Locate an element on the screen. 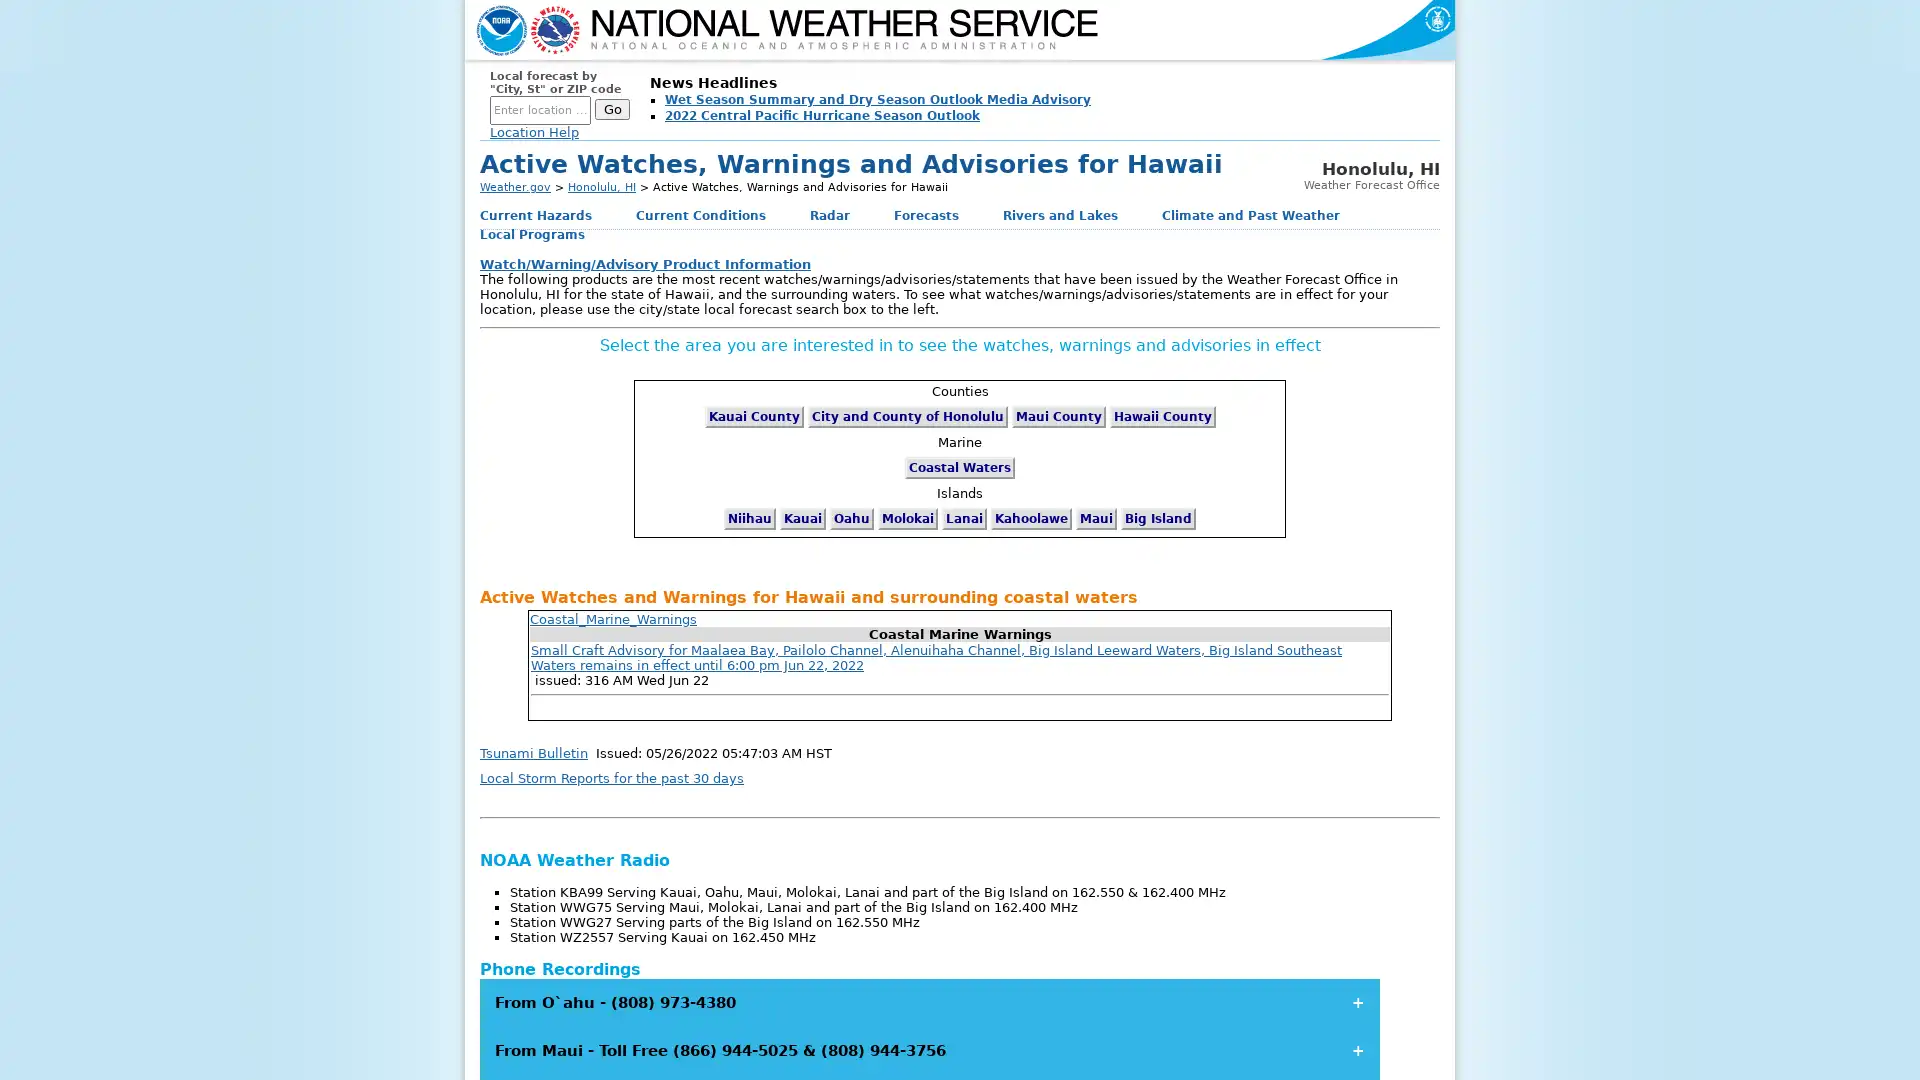  Go is located at coordinates (611, 109).